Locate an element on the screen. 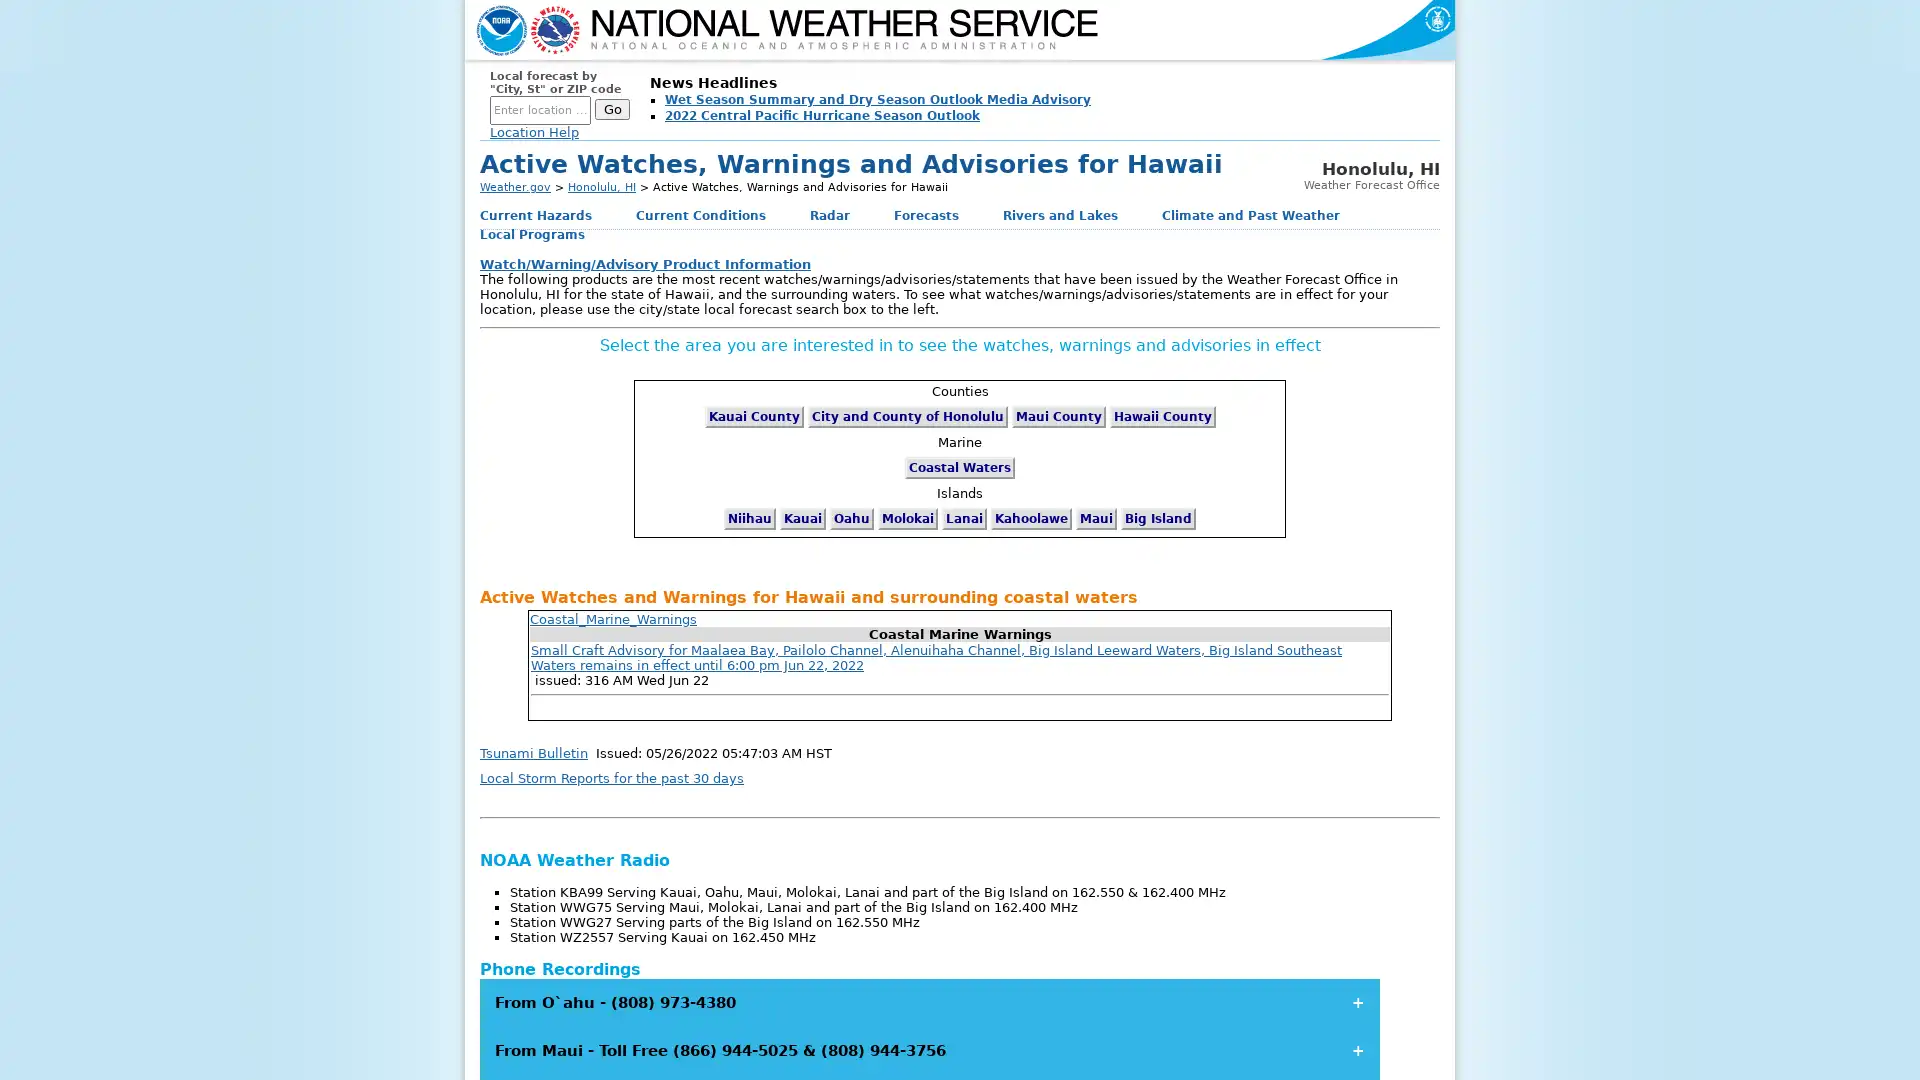  Go is located at coordinates (611, 109).